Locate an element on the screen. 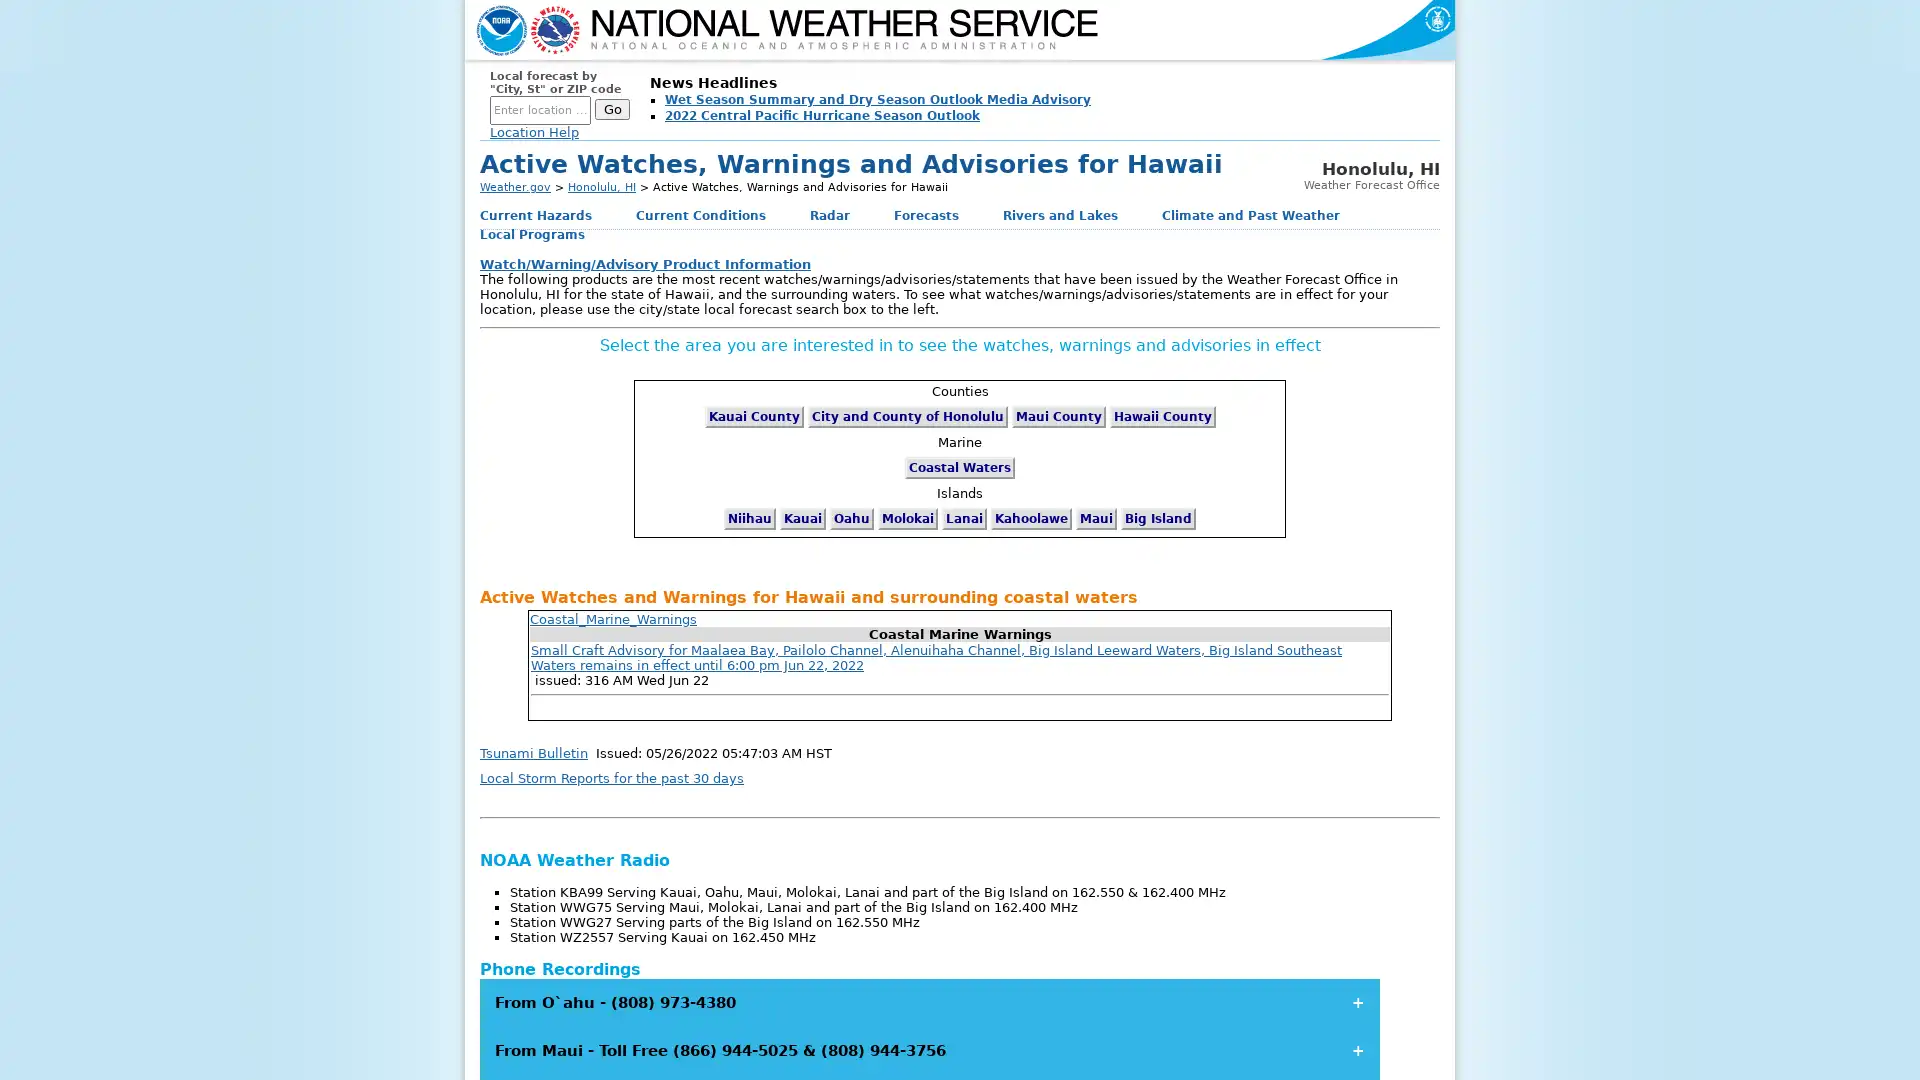  Go is located at coordinates (611, 109).